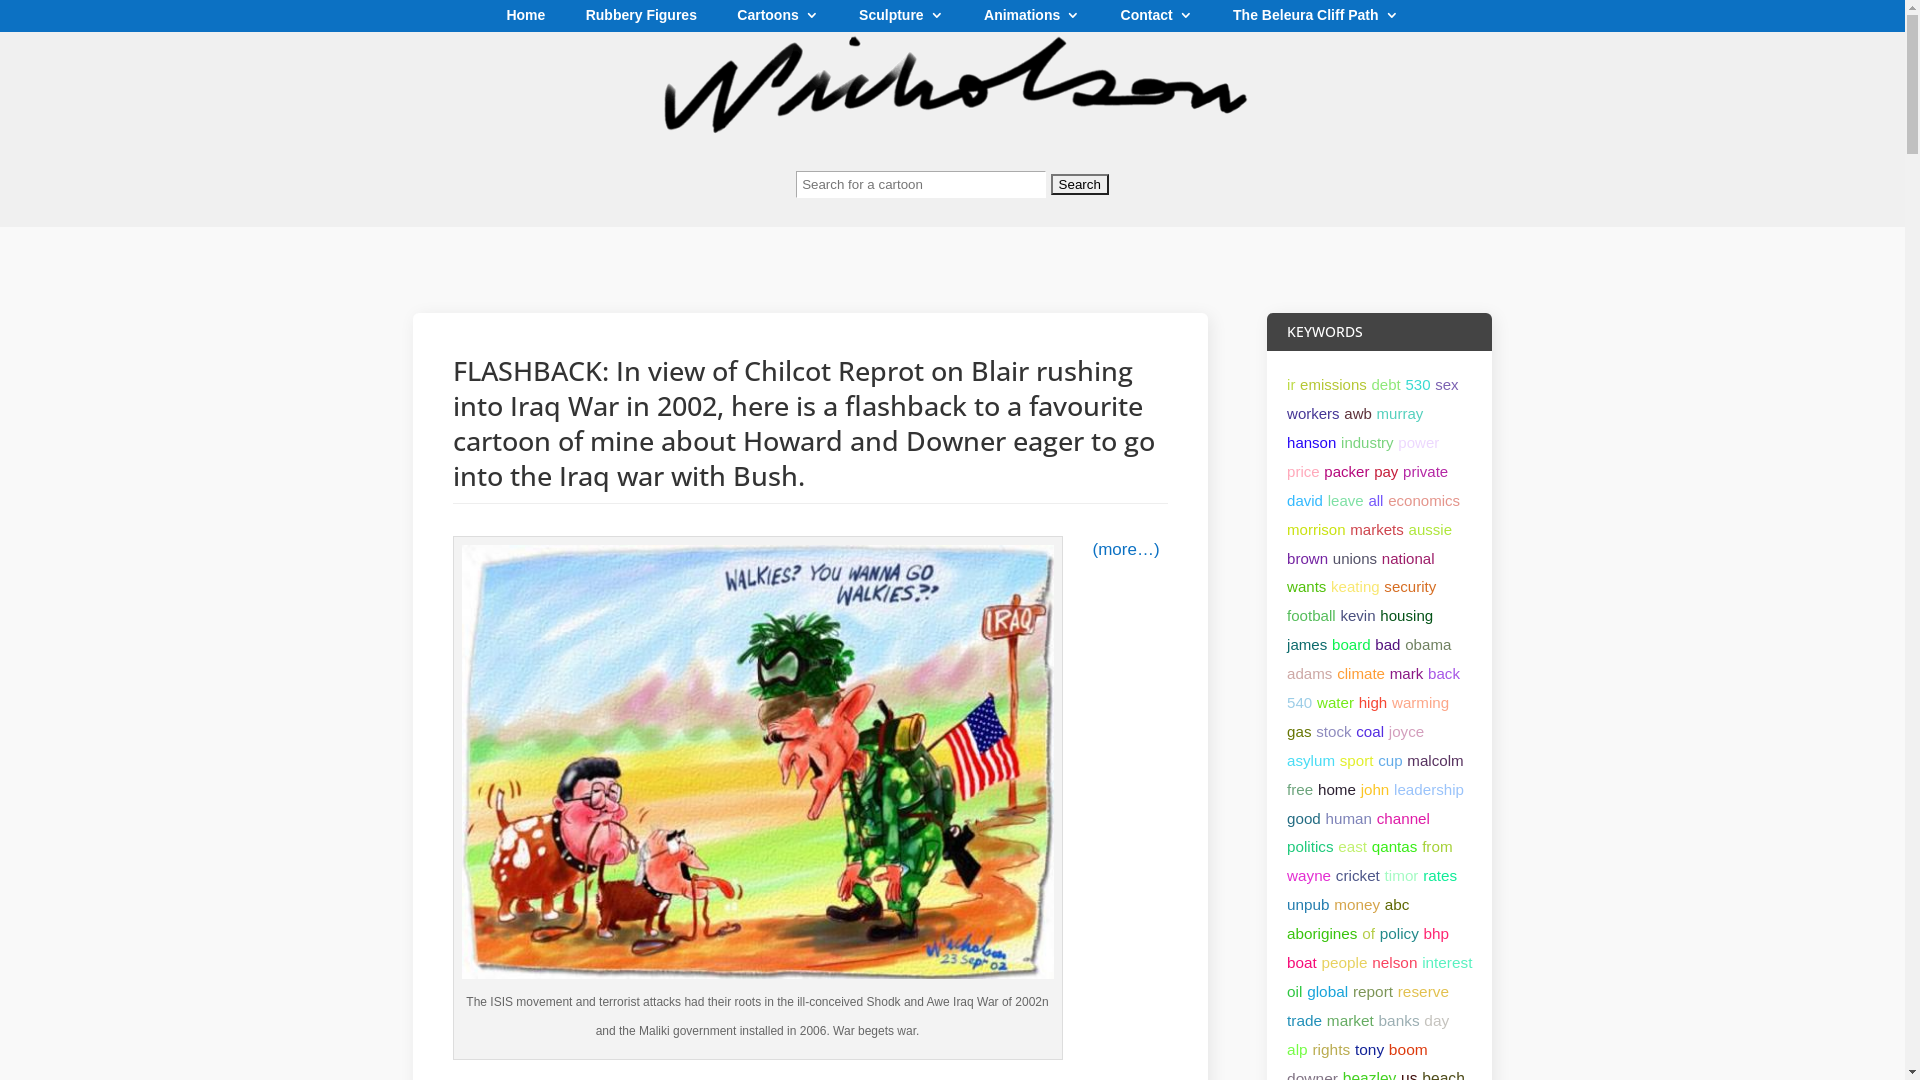  Describe the element at coordinates (1399, 412) in the screenshot. I see `'murray'` at that location.